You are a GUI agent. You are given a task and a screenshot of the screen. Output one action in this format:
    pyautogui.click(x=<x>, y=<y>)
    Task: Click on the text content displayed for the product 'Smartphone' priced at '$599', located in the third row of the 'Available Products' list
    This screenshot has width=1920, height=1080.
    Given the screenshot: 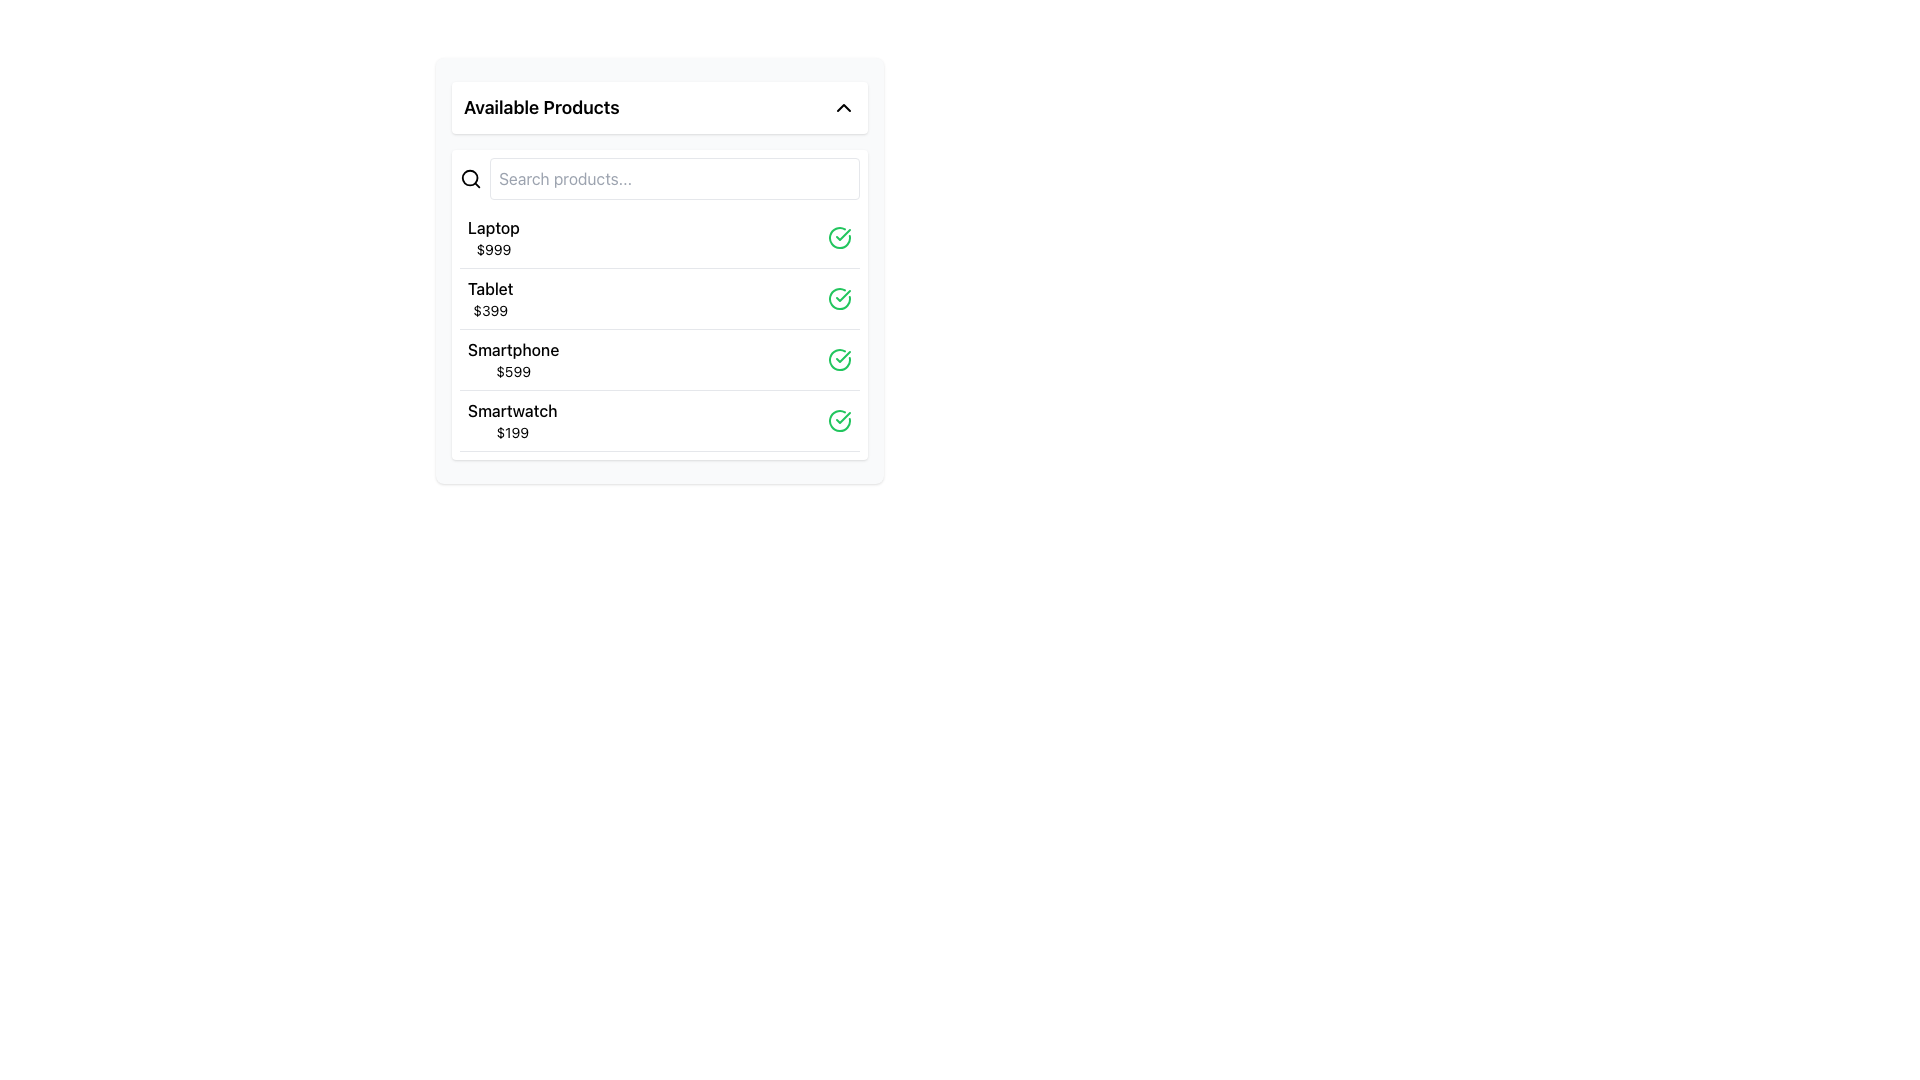 What is the action you would take?
    pyautogui.click(x=513, y=358)
    